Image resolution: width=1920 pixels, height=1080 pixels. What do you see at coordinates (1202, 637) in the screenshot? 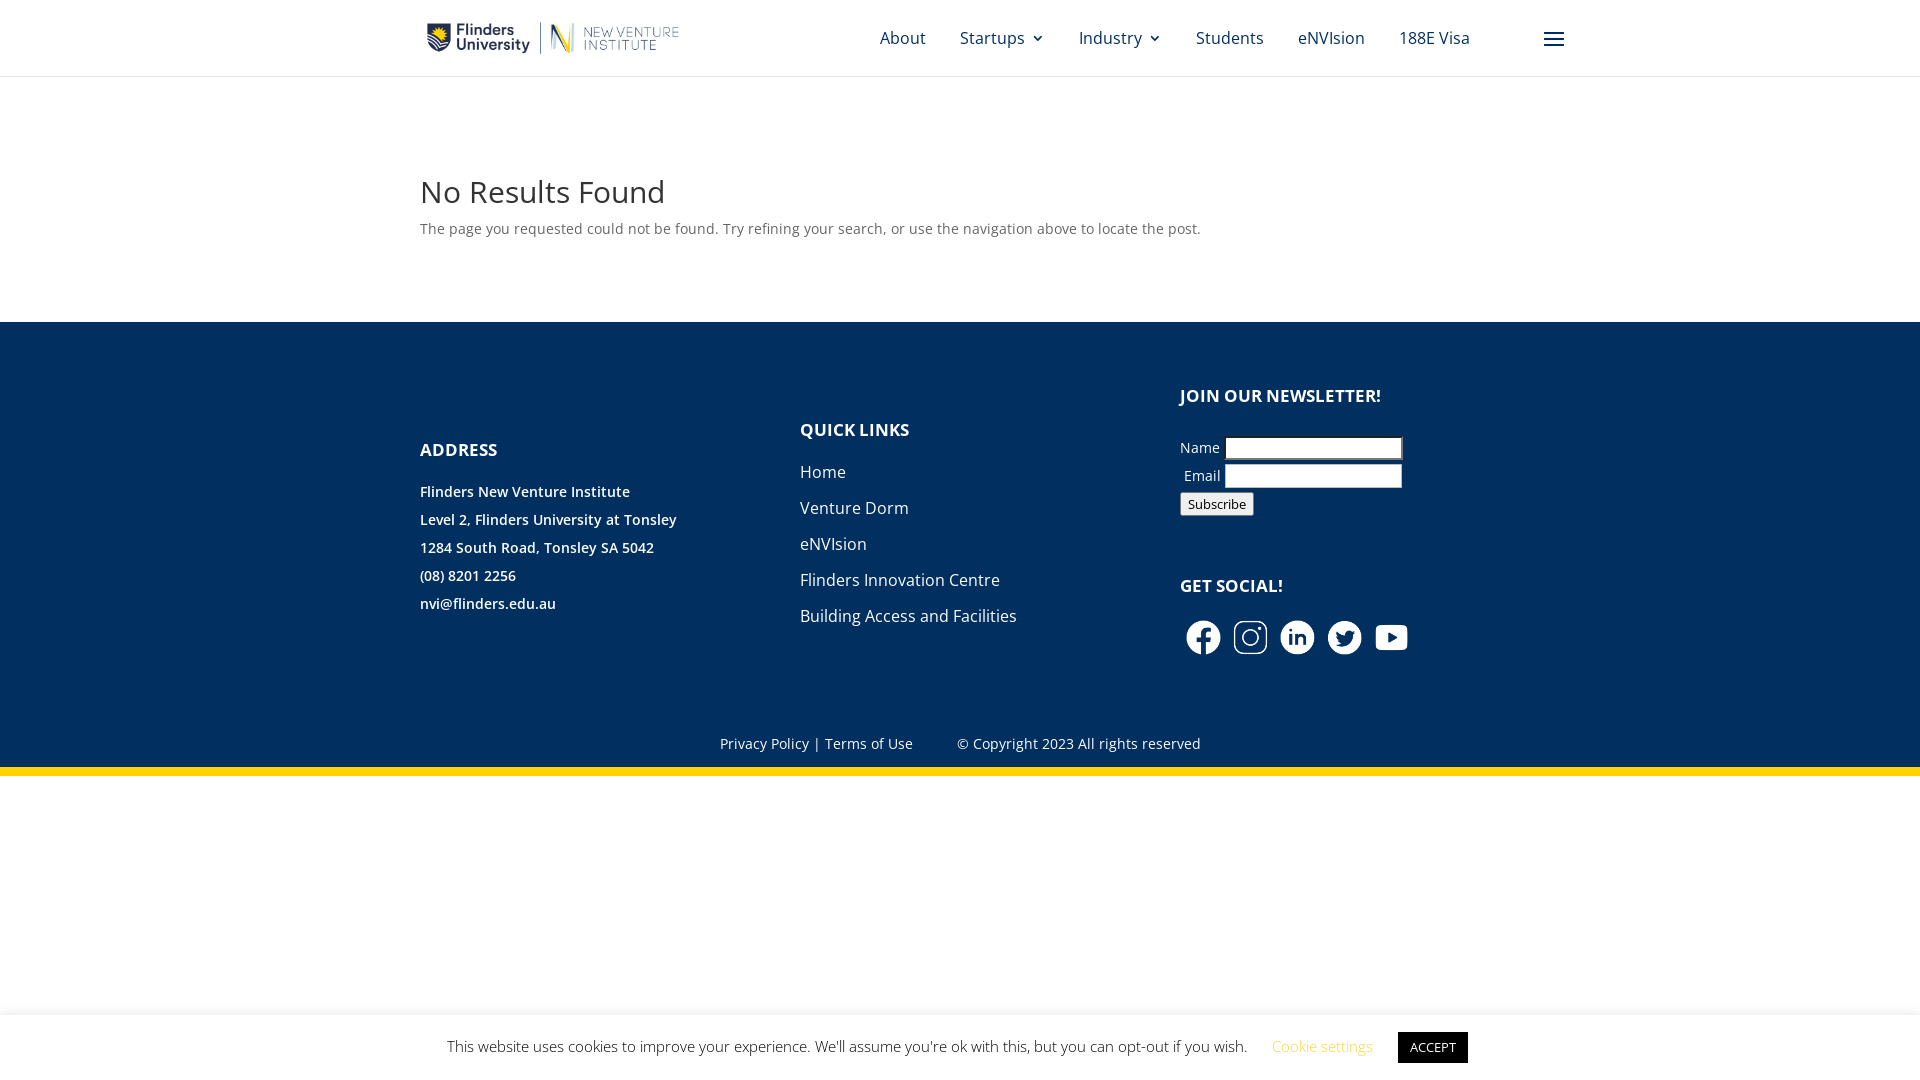
I see `'Facebook'` at bounding box center [1202, 637].